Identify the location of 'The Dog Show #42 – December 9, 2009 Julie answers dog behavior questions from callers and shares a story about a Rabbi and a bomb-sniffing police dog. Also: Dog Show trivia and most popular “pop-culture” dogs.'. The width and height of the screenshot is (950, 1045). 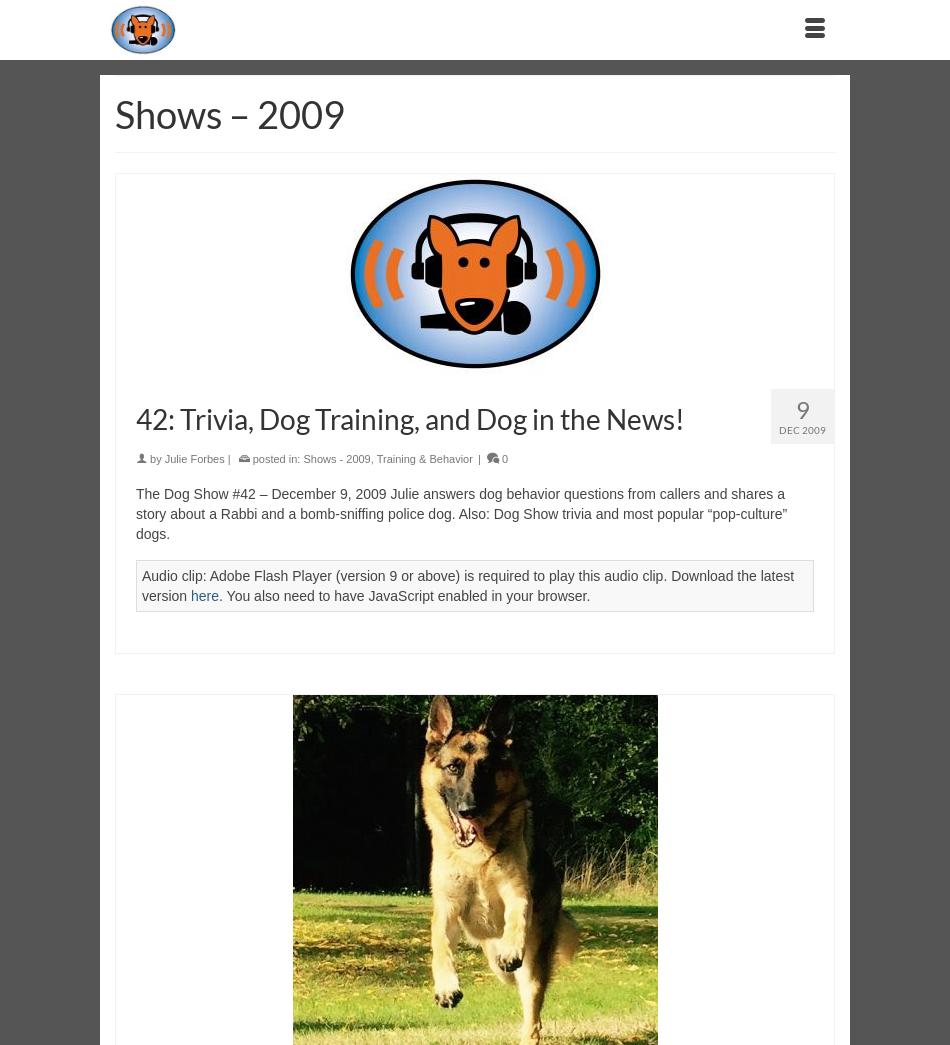
(460, 513).